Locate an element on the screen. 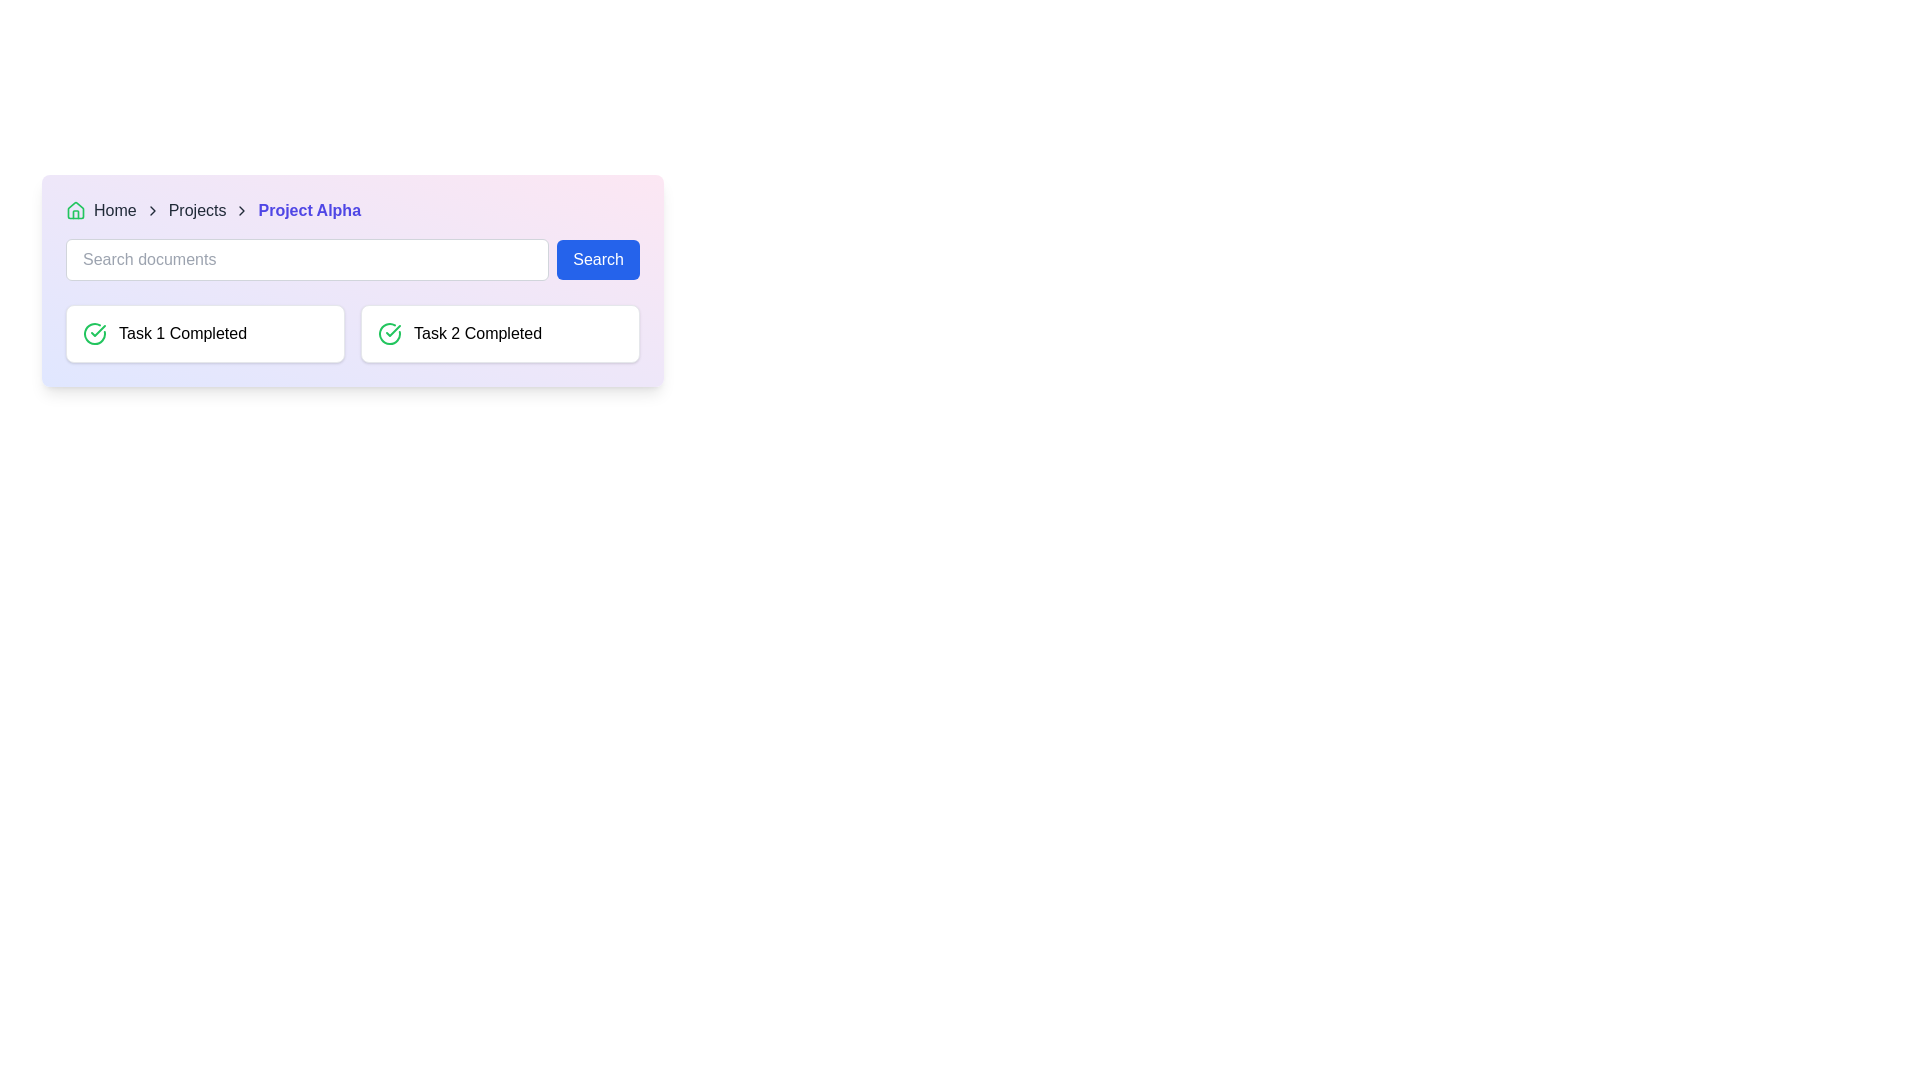 The height and width of the screenshot is (1080, 1920). the status represented by the completion icon for 'Task 1', which is located within the card labeled 'Task 1 Completed' is located at coordinates (389, 333).